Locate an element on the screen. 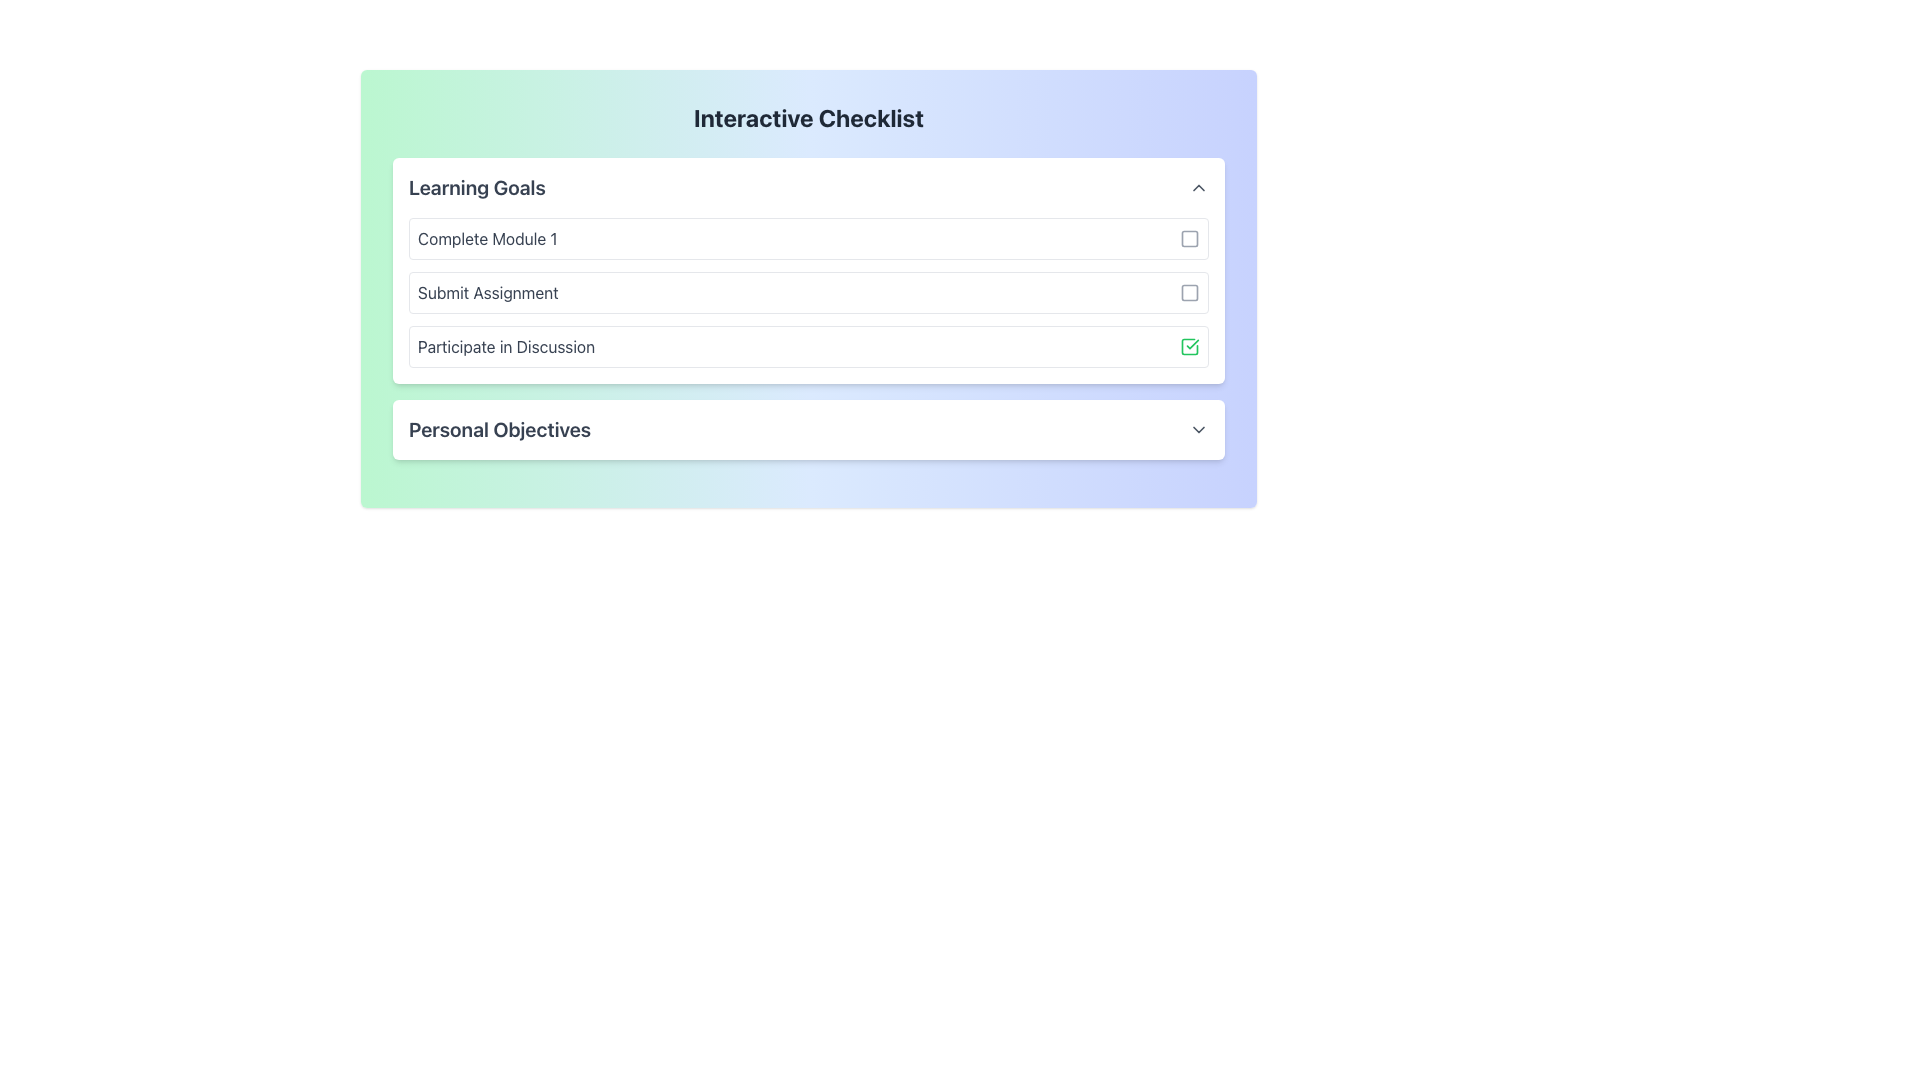  the interactive checkbox for 'Participate in Discussion' is located at coordinates (1190, 346).